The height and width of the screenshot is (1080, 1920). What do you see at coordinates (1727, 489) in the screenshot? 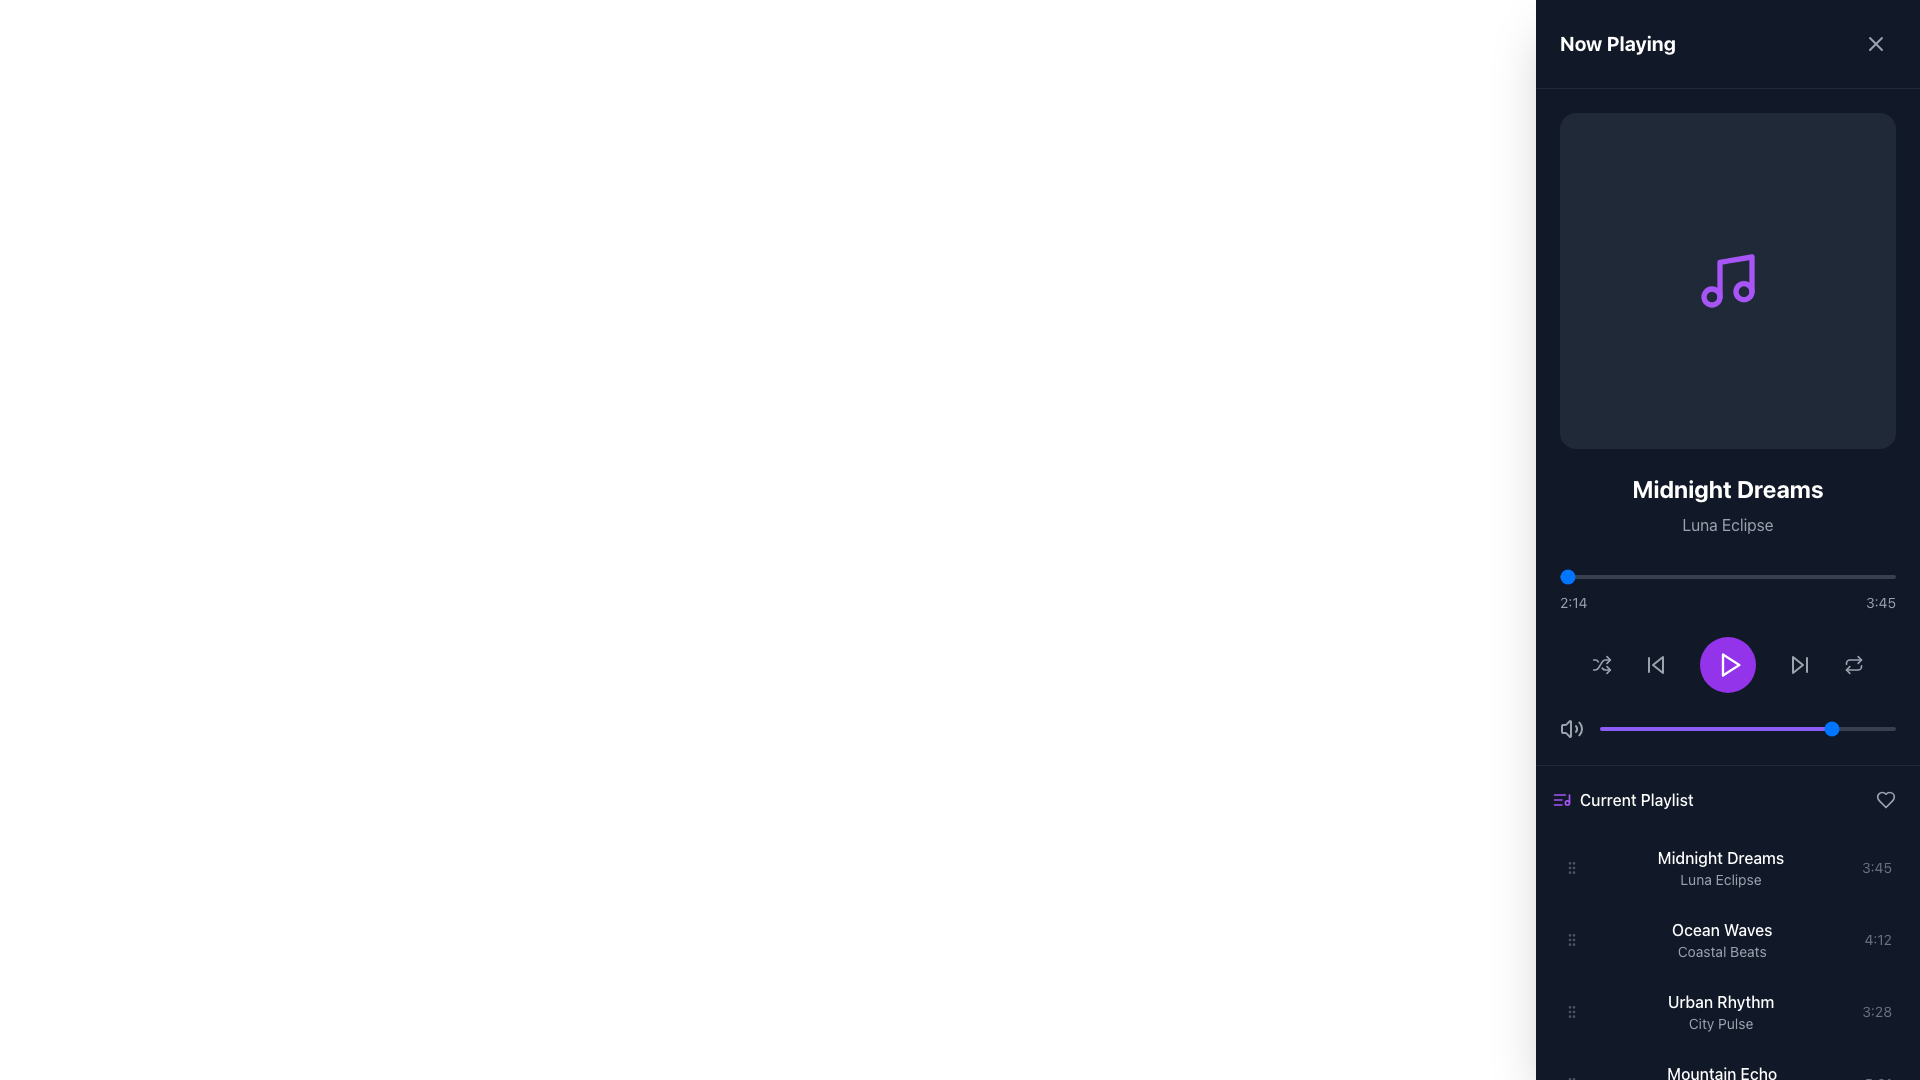
I see `the bold text label 'Midnight Dreams' which is styled in a large white font and positioned above the smaller gray text 'Luna Eclipse'` at bounding box center [1727, 489].